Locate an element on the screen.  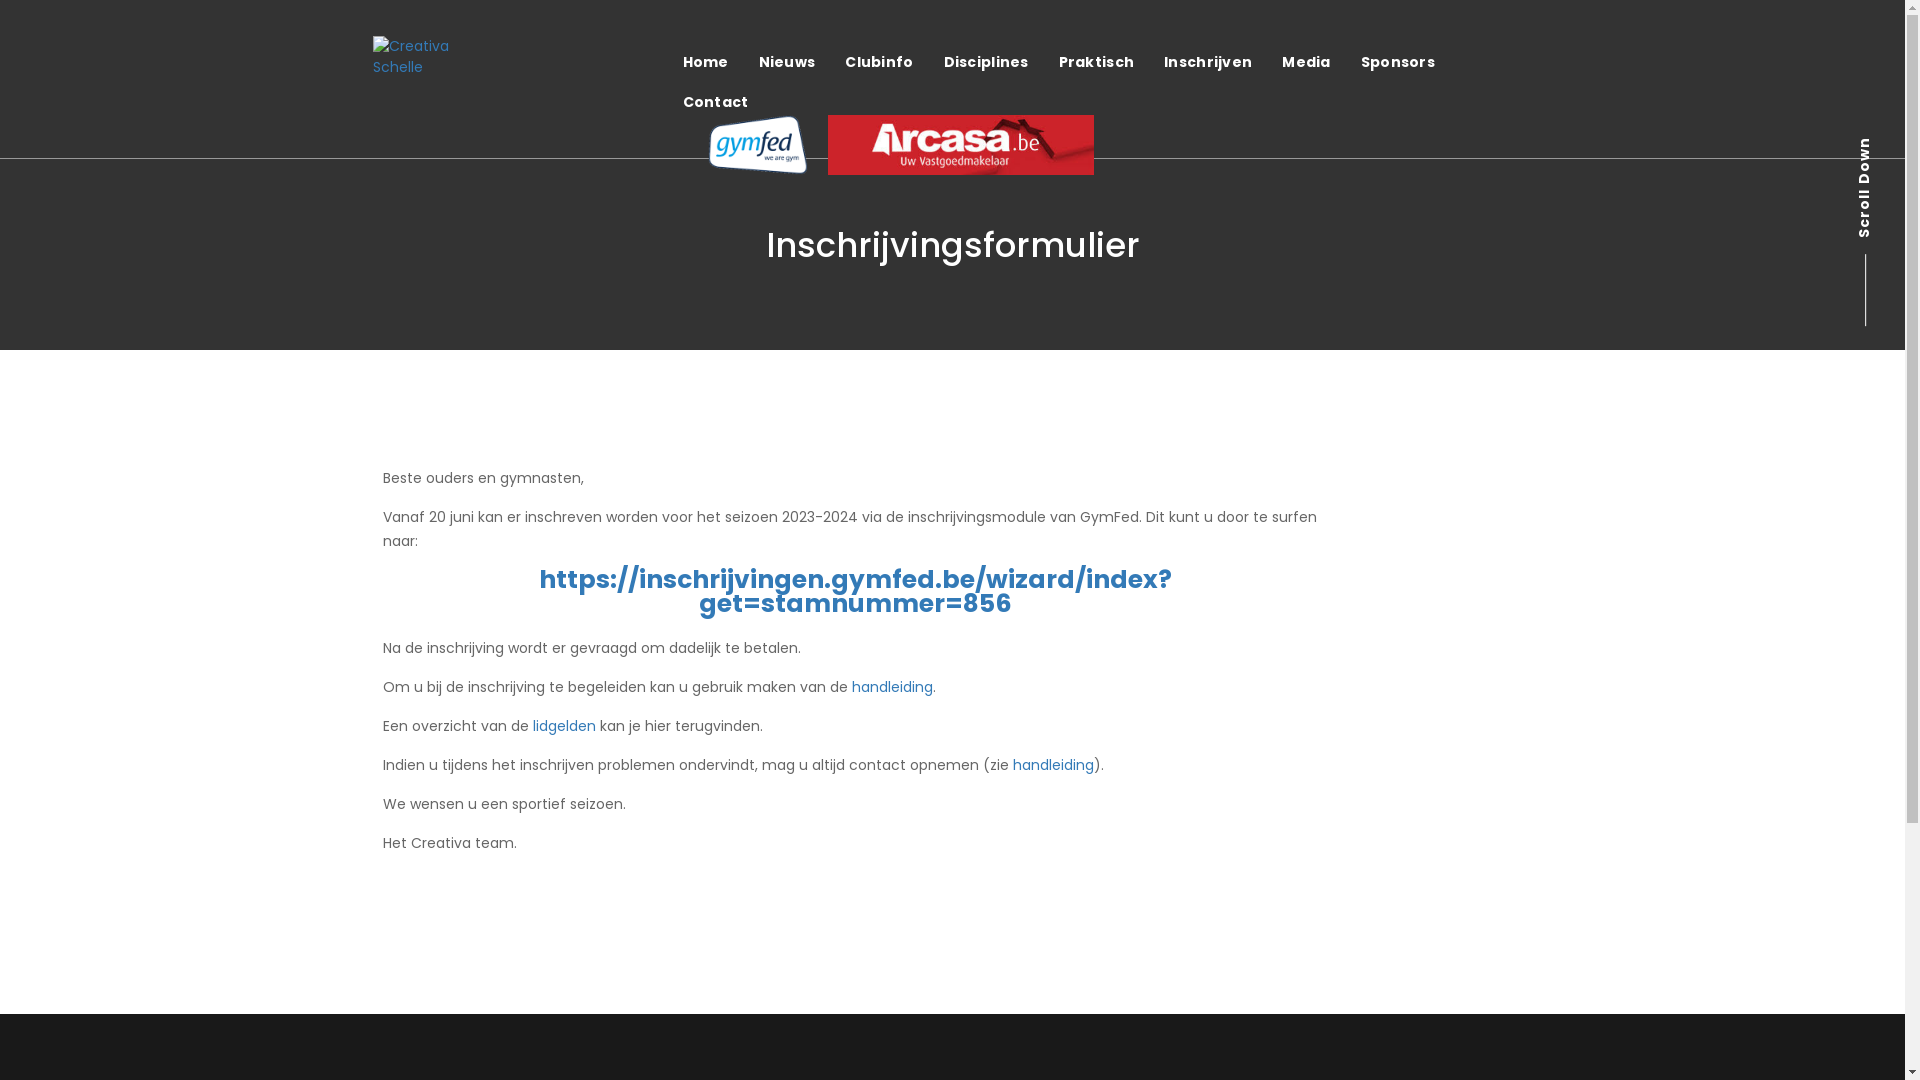
'Home' is located at coordinates (705, 60).